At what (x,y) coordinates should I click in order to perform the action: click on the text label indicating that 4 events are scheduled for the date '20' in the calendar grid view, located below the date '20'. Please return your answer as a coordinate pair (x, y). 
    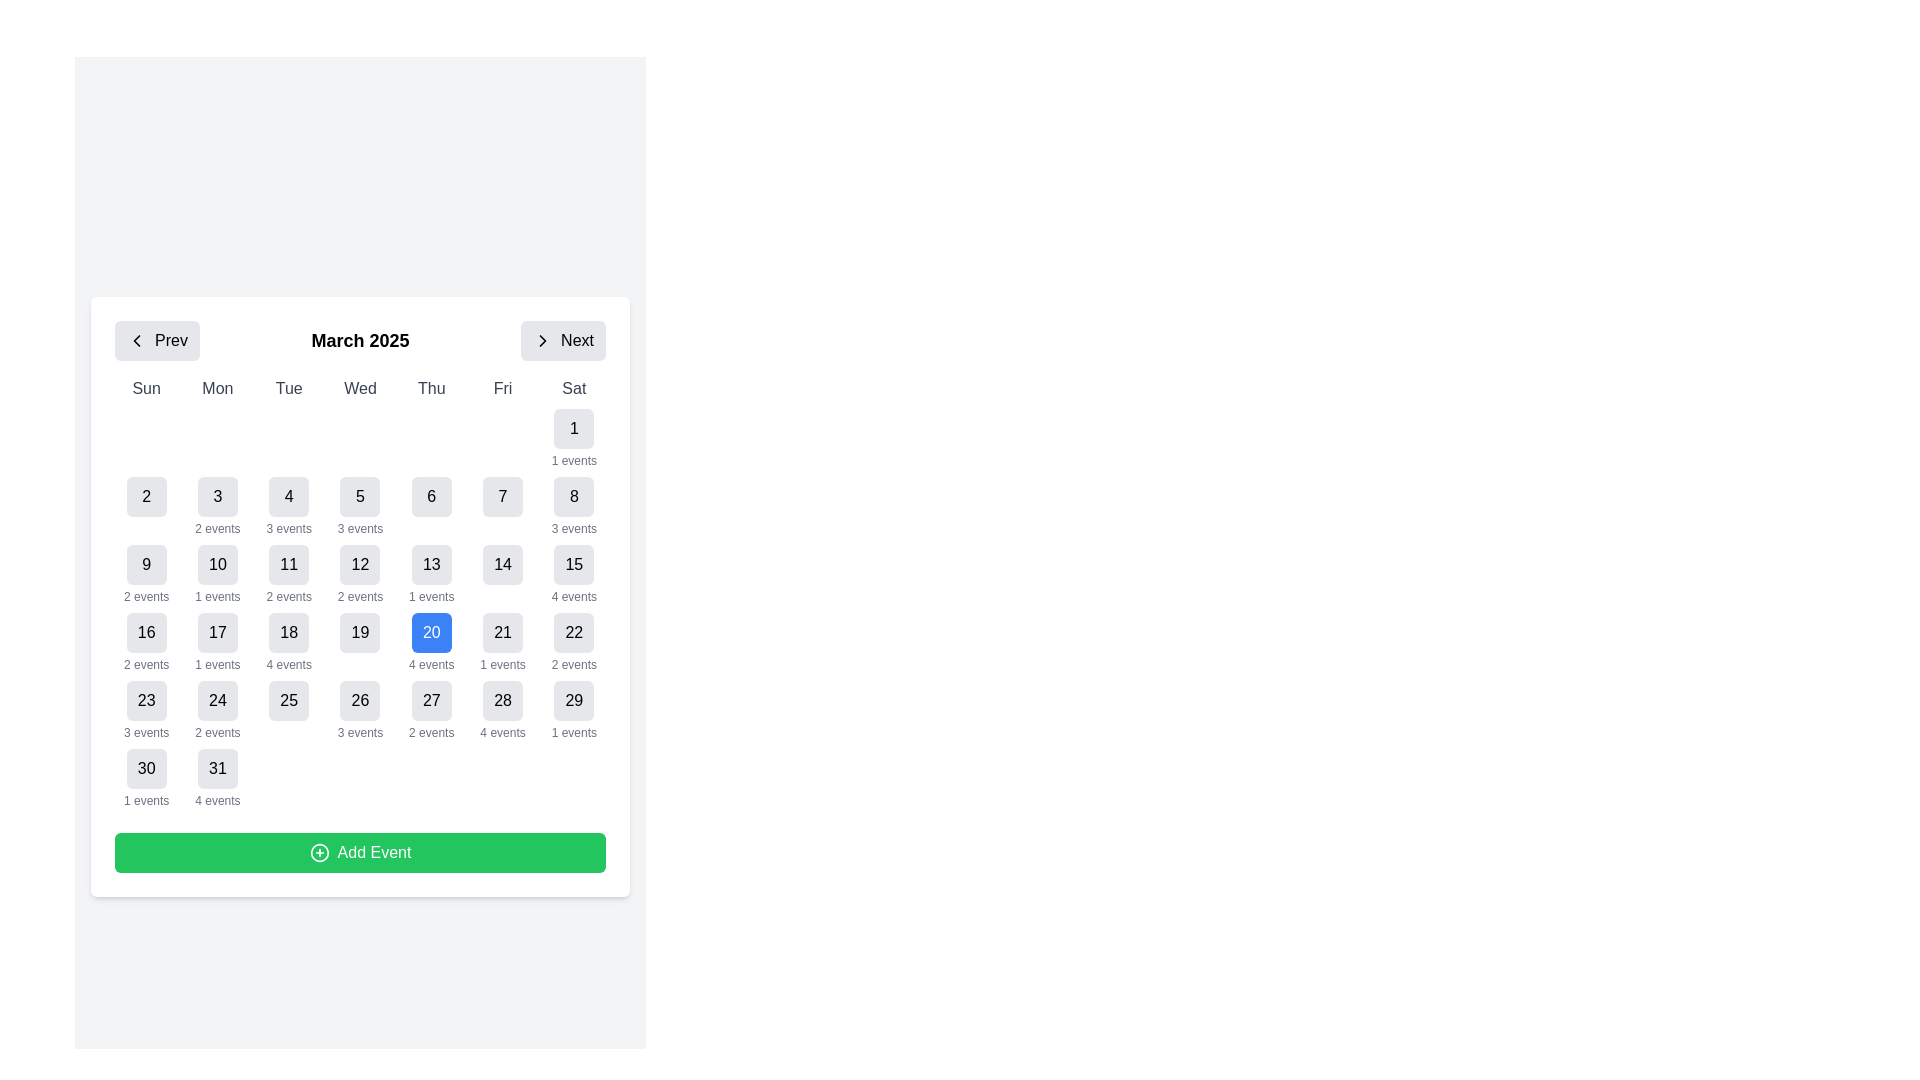
    Looking at the image, I should click on (430, 664).